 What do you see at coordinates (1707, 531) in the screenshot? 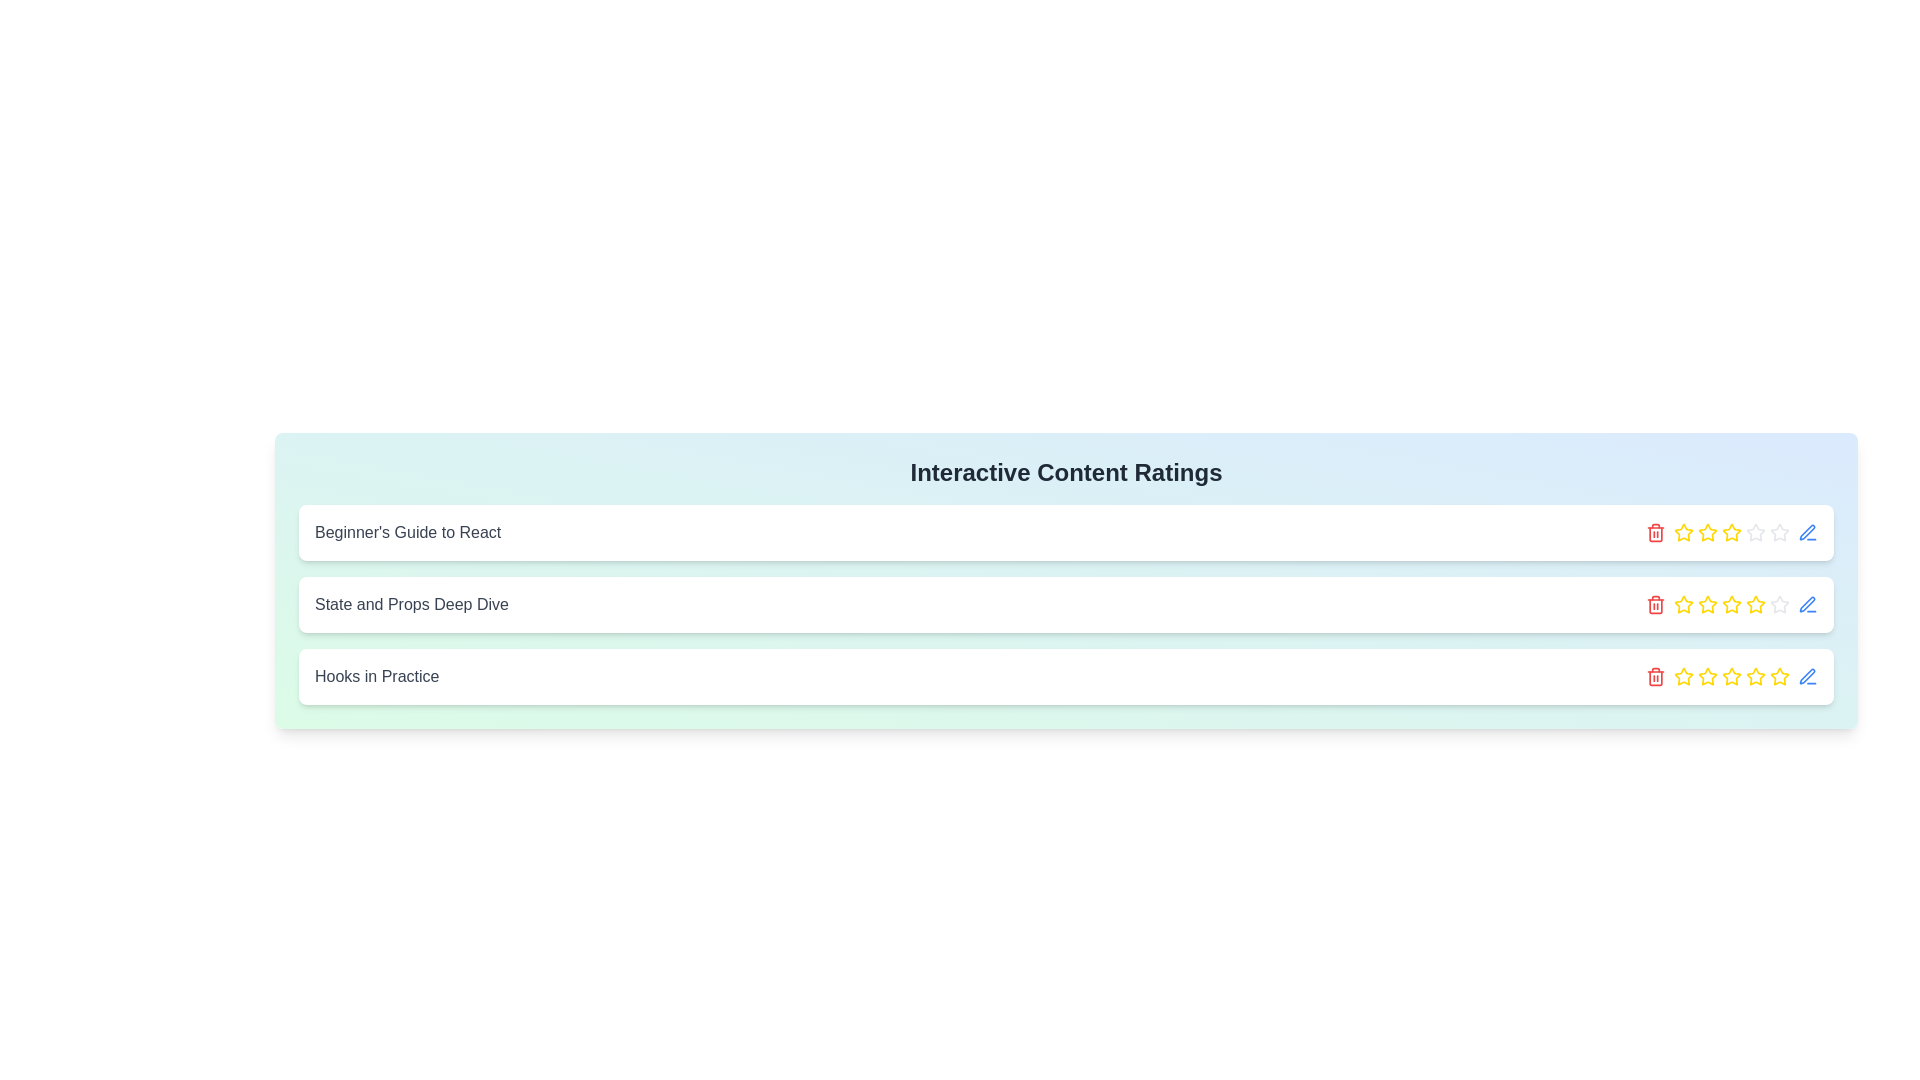
I see `the second yellow star icon in the rating system` at bounding box center [1707, 531].